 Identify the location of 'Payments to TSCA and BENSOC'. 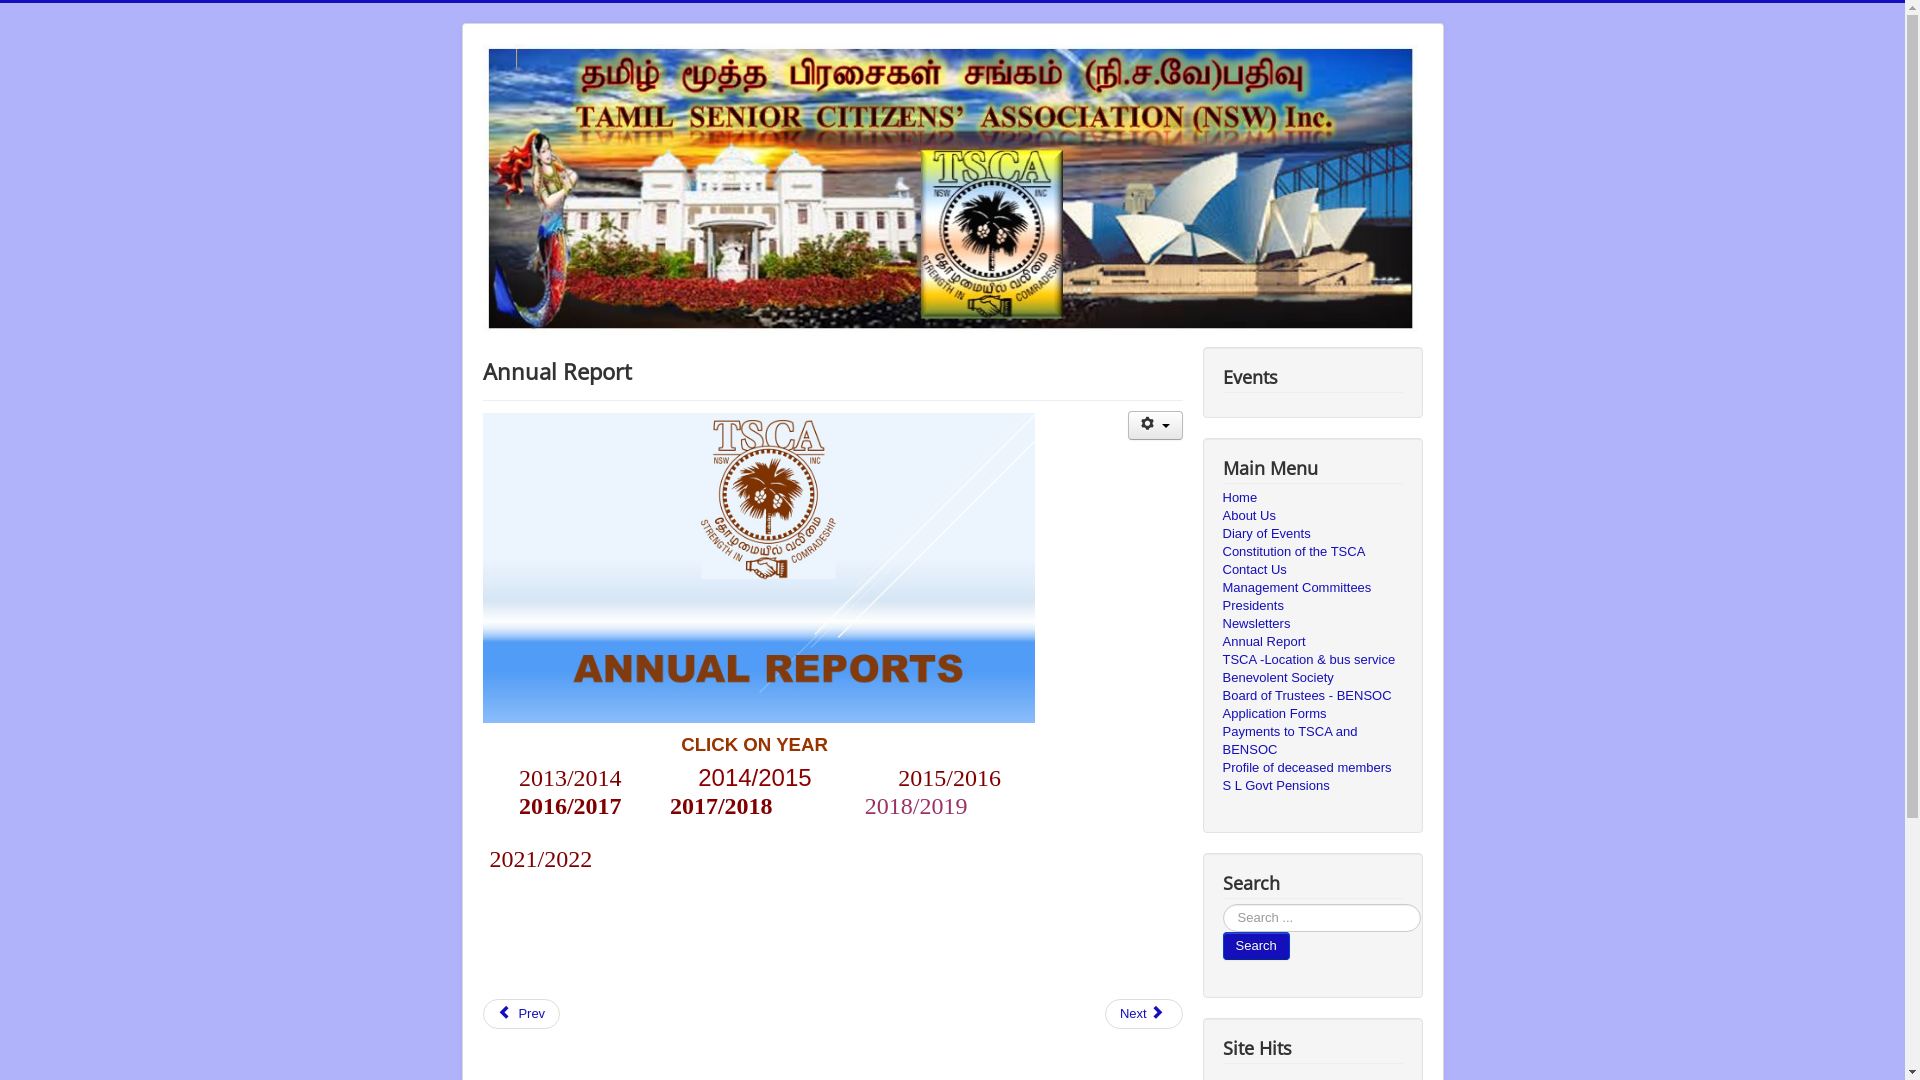
(1221, 740).